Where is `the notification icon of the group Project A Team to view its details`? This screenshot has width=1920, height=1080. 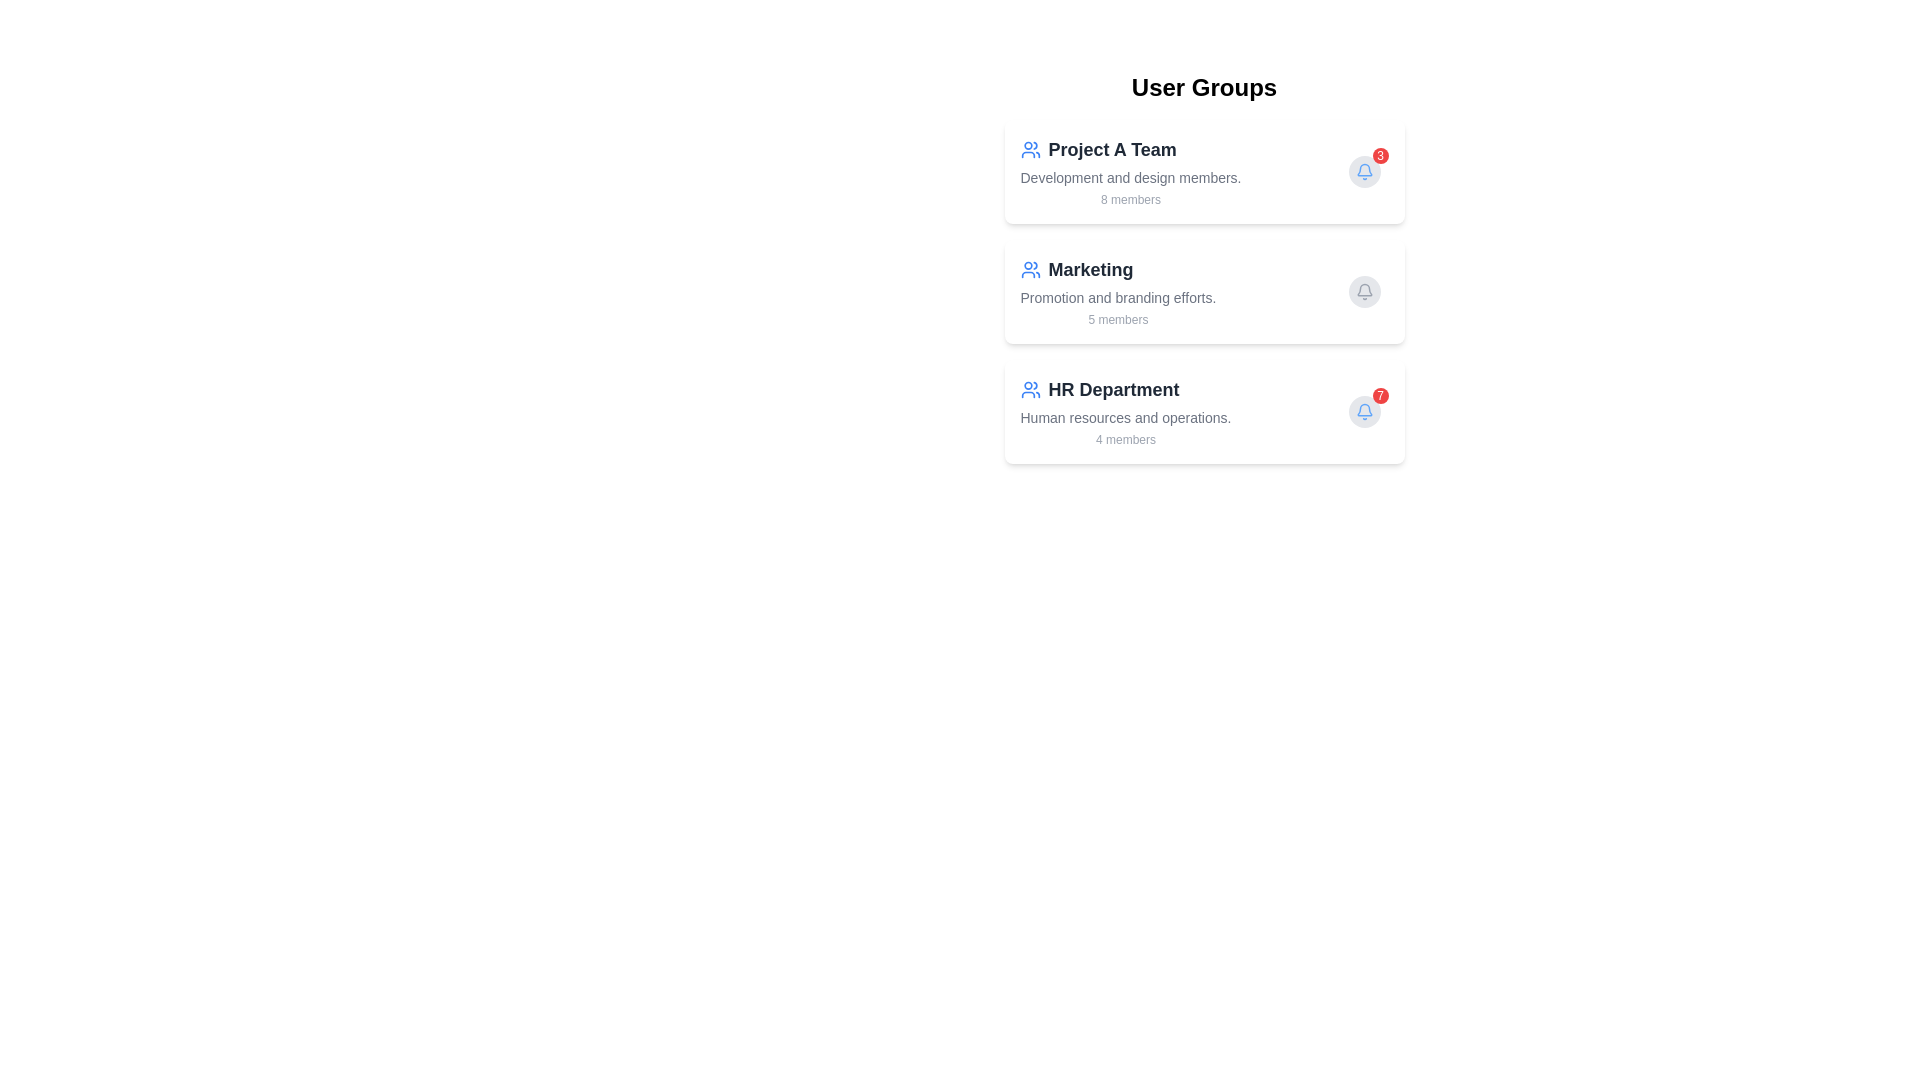 the notification icon of the group Project A Team to view its details is located at coordinates (1363, 171).